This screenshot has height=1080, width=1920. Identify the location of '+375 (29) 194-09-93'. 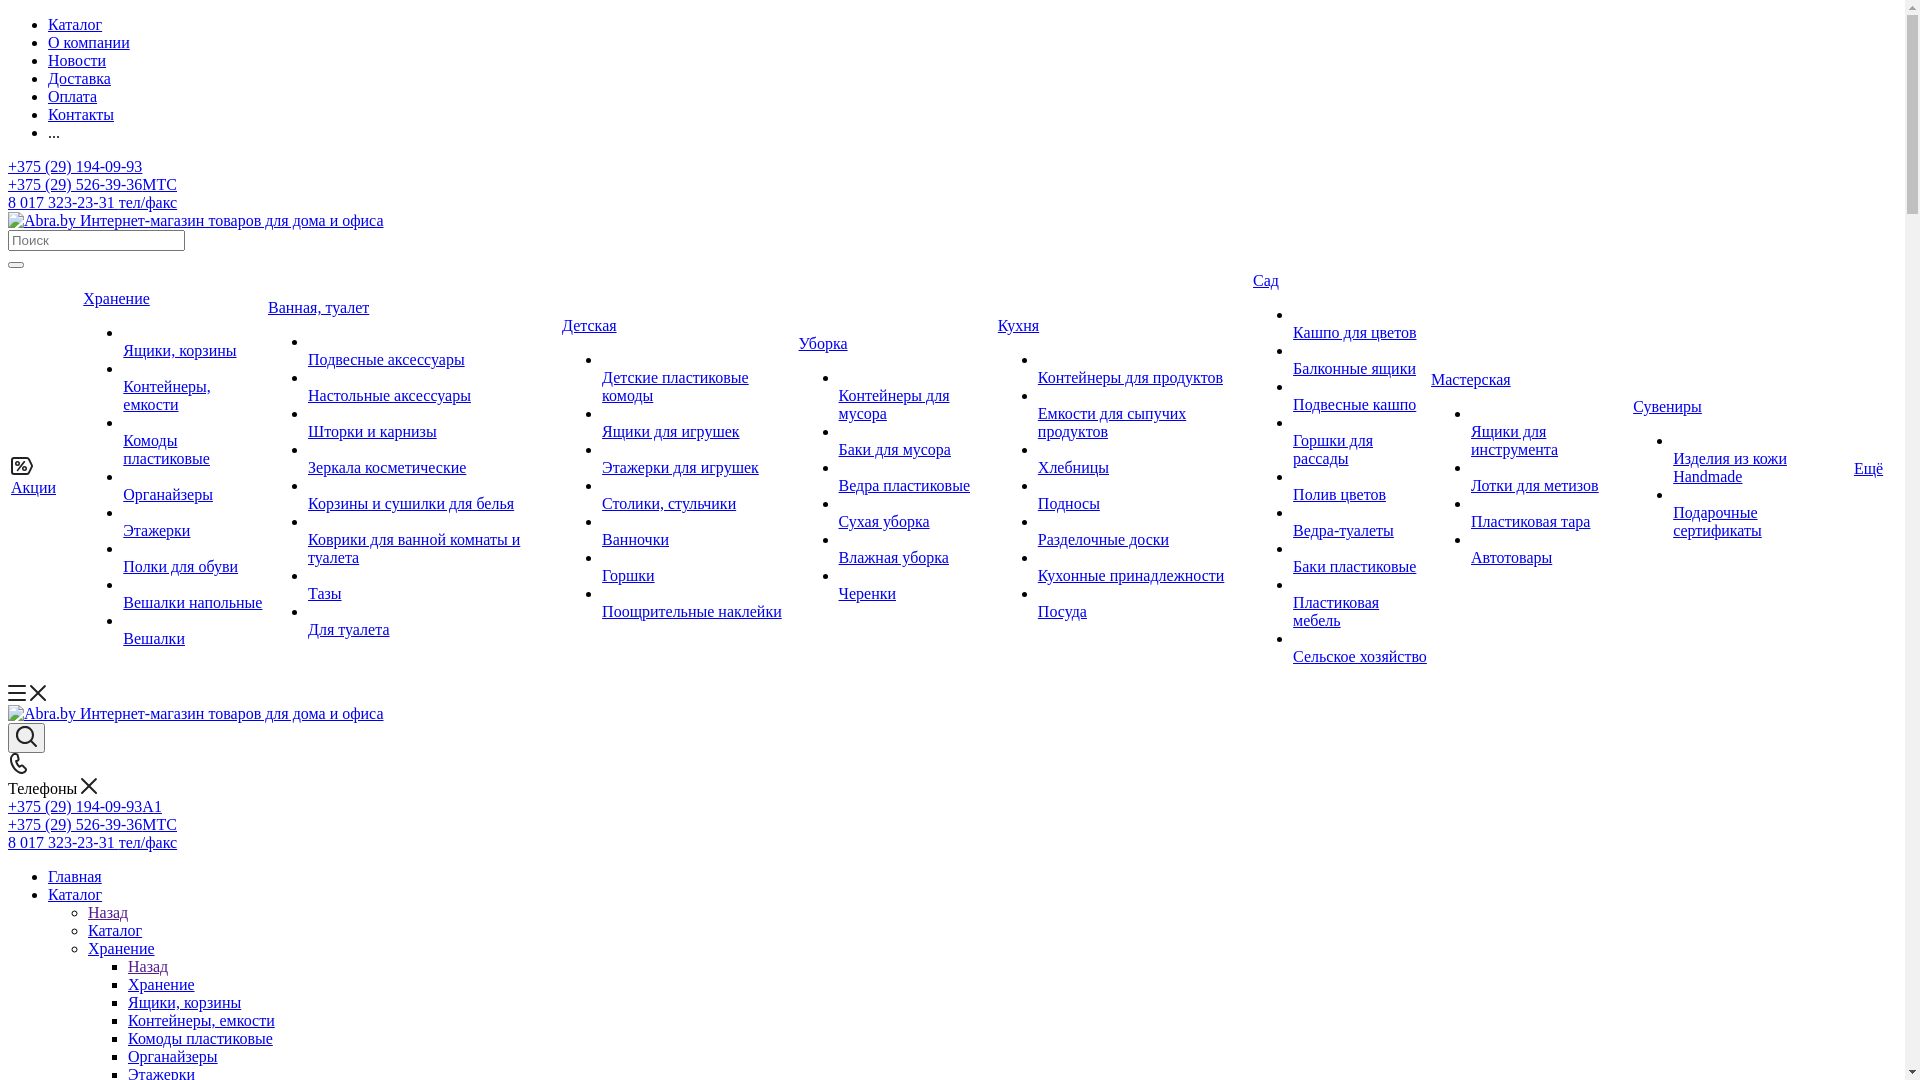
(75, 165).